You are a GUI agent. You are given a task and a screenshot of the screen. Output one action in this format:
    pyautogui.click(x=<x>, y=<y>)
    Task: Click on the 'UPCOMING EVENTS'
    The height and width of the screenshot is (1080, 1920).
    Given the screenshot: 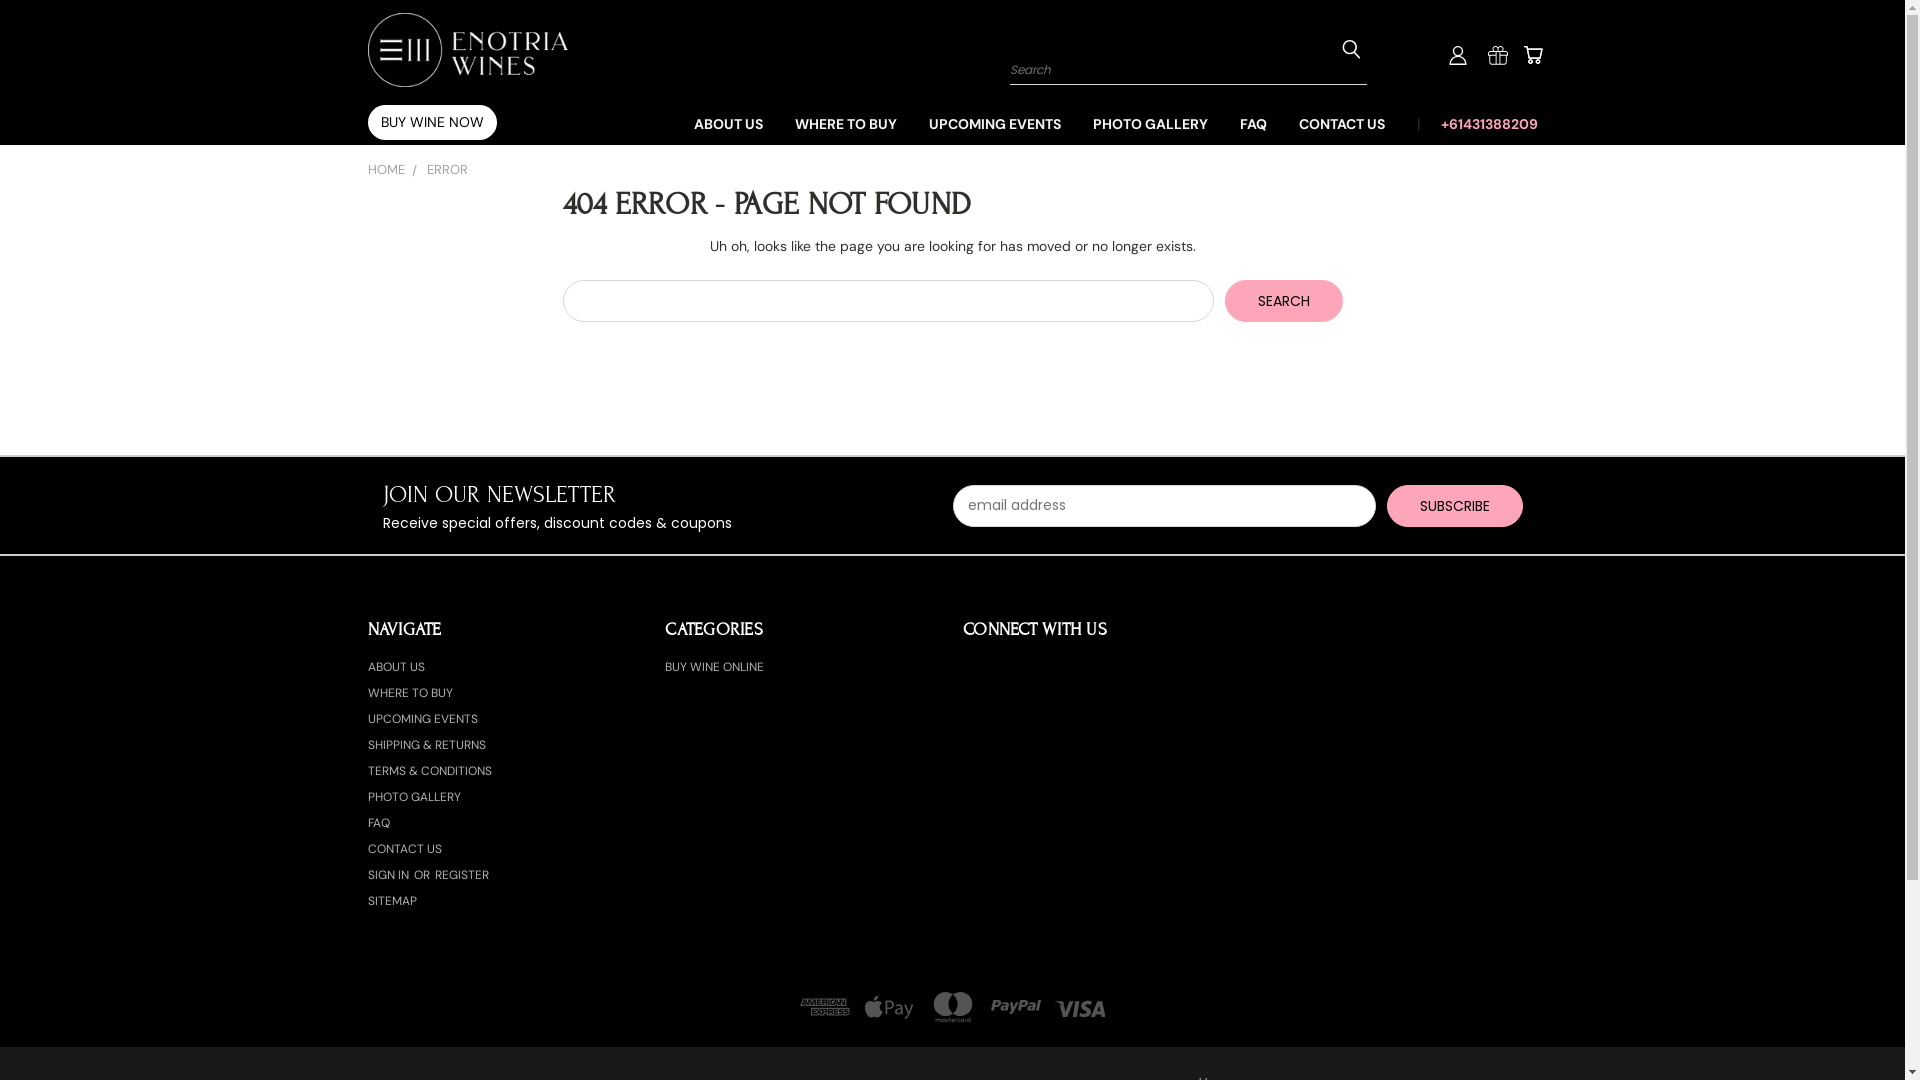 What is the action you would take?
    pyautogui.click(x=421, y=722)
    